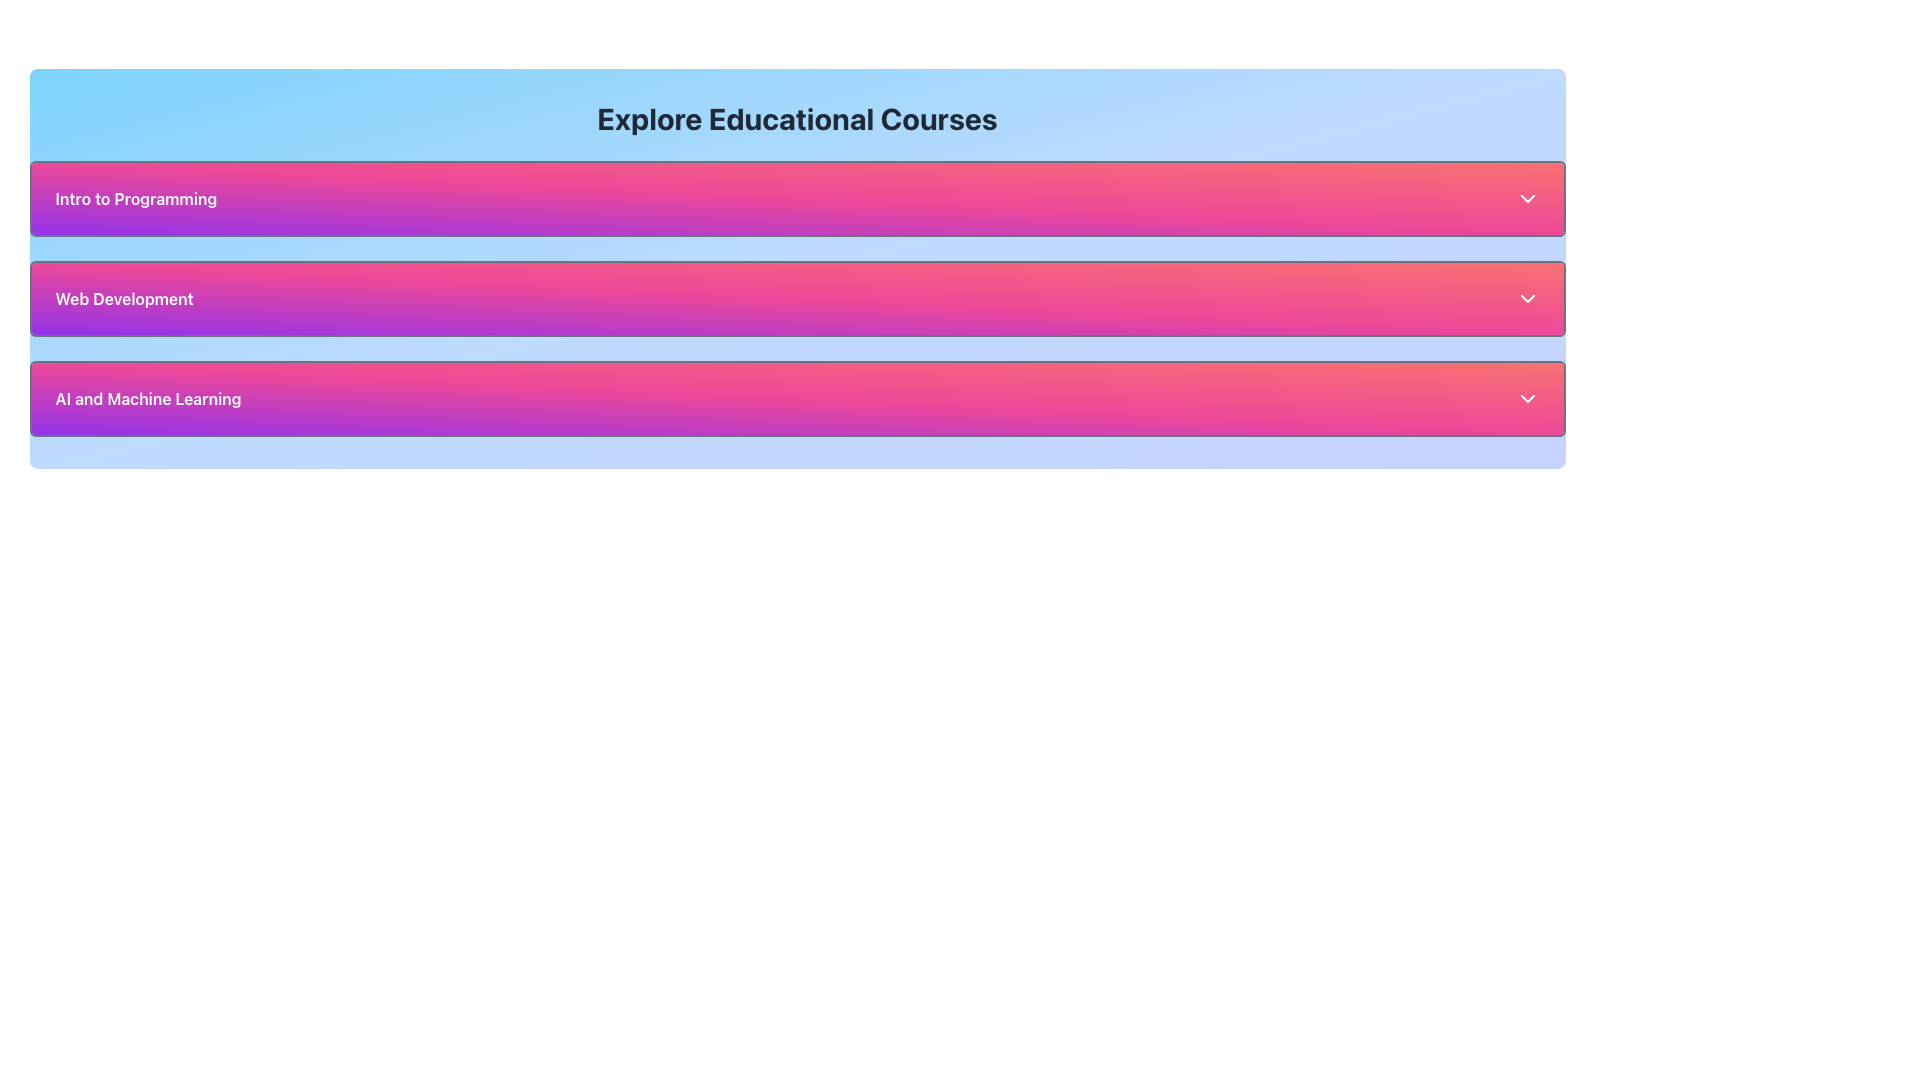  What do you see at coordinates (135, 199) in the screenshot?
I see `the text label 'Intro to Programming' which is styled with a bold white font on a gradient background` at bounding box center [135, 199].